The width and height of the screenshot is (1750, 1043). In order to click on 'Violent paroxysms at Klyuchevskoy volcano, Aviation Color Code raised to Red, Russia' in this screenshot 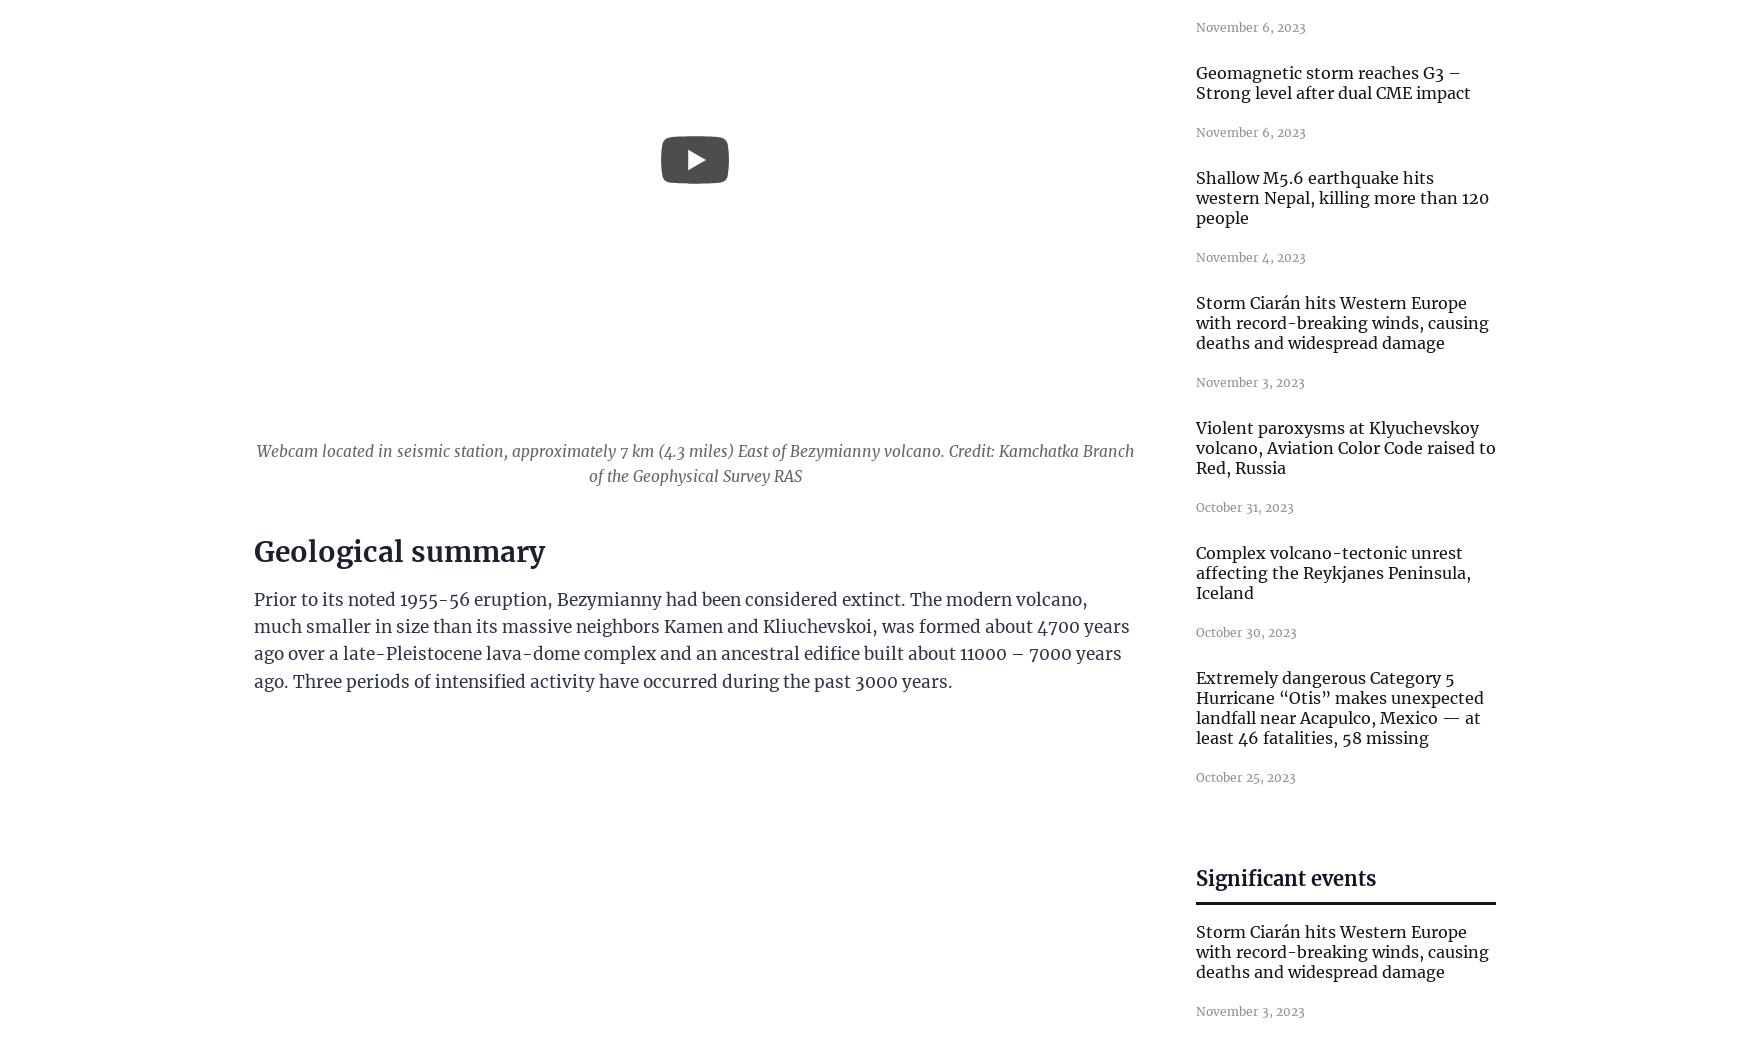, I will do `click(1345, 447)`.